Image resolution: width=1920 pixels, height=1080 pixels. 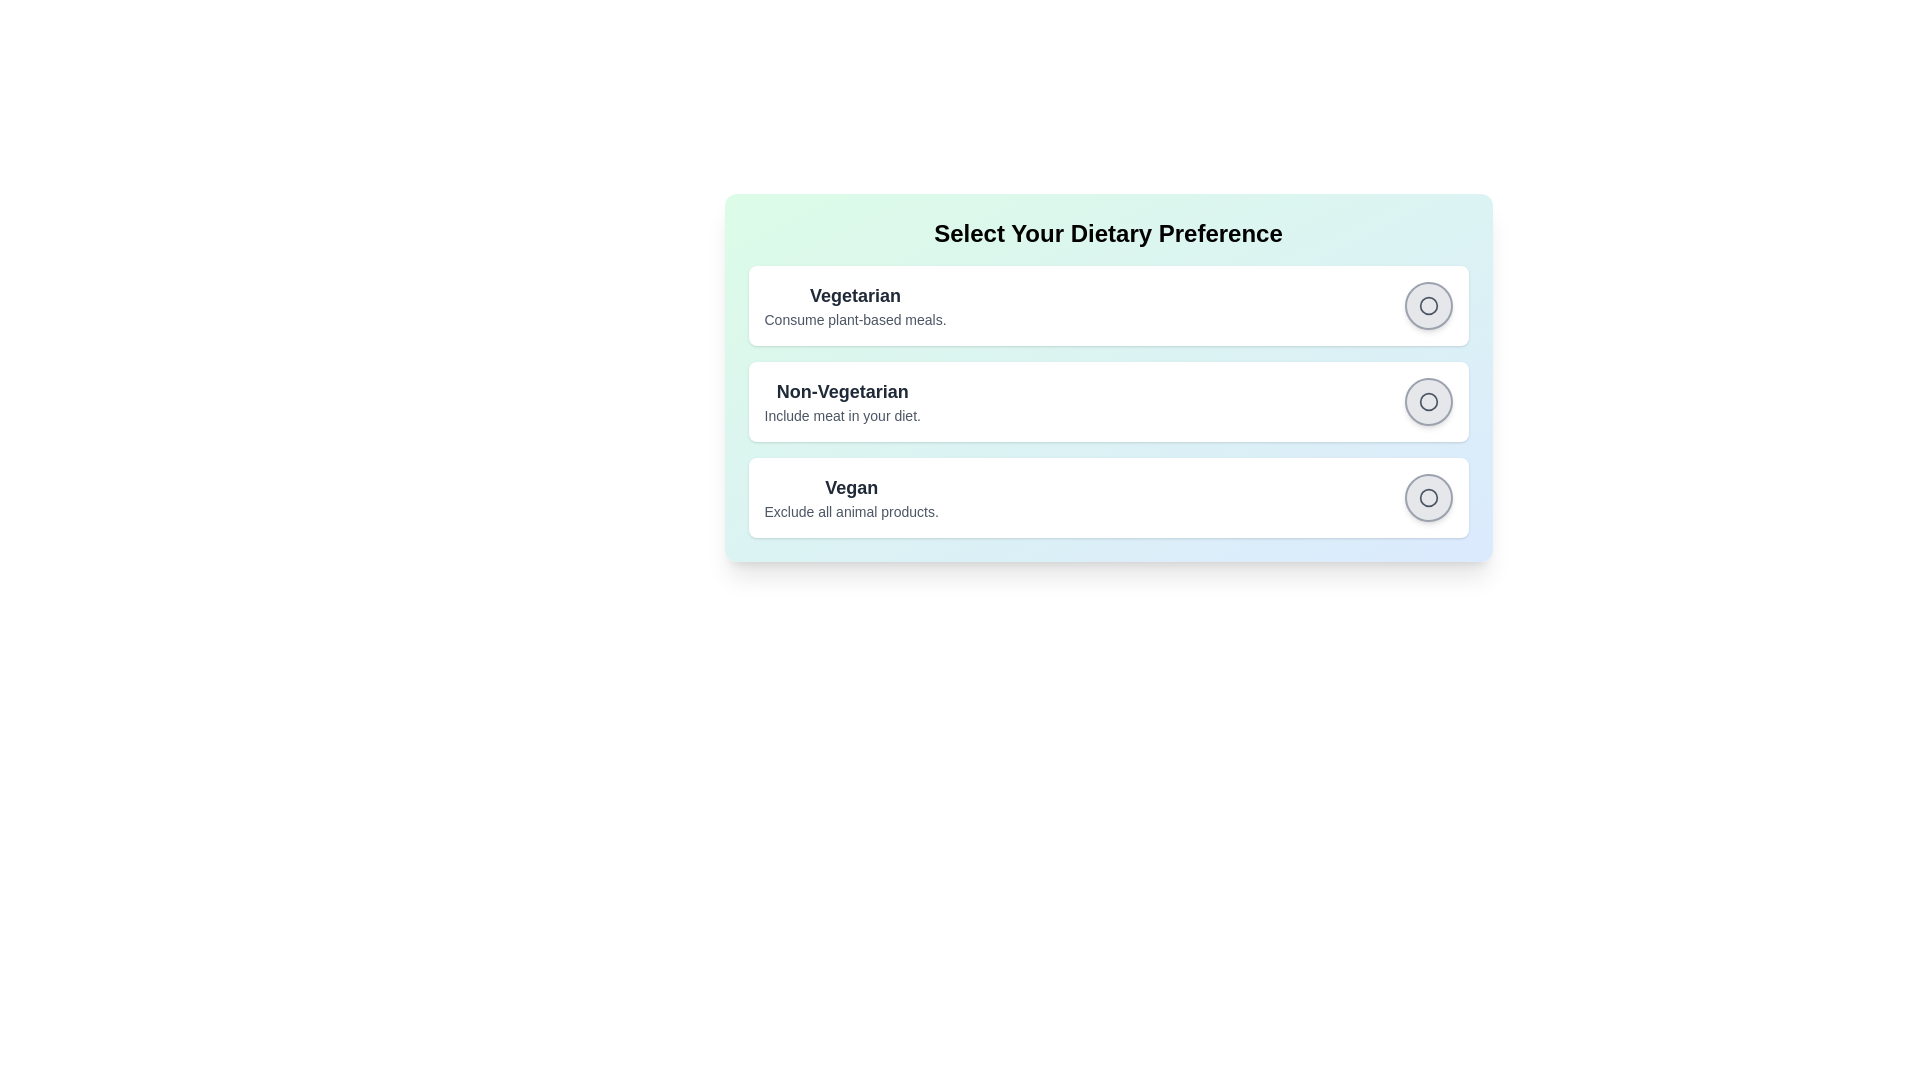 What do you see at coordinates (851, 511) in the screenshot?
I see `the static text label that provides additional descriptive information for the 'Vegan' option, located directly below the 'Vegan' heading in the 'Select Your Dietary Preference' interface` at bounding box center [851, 511].